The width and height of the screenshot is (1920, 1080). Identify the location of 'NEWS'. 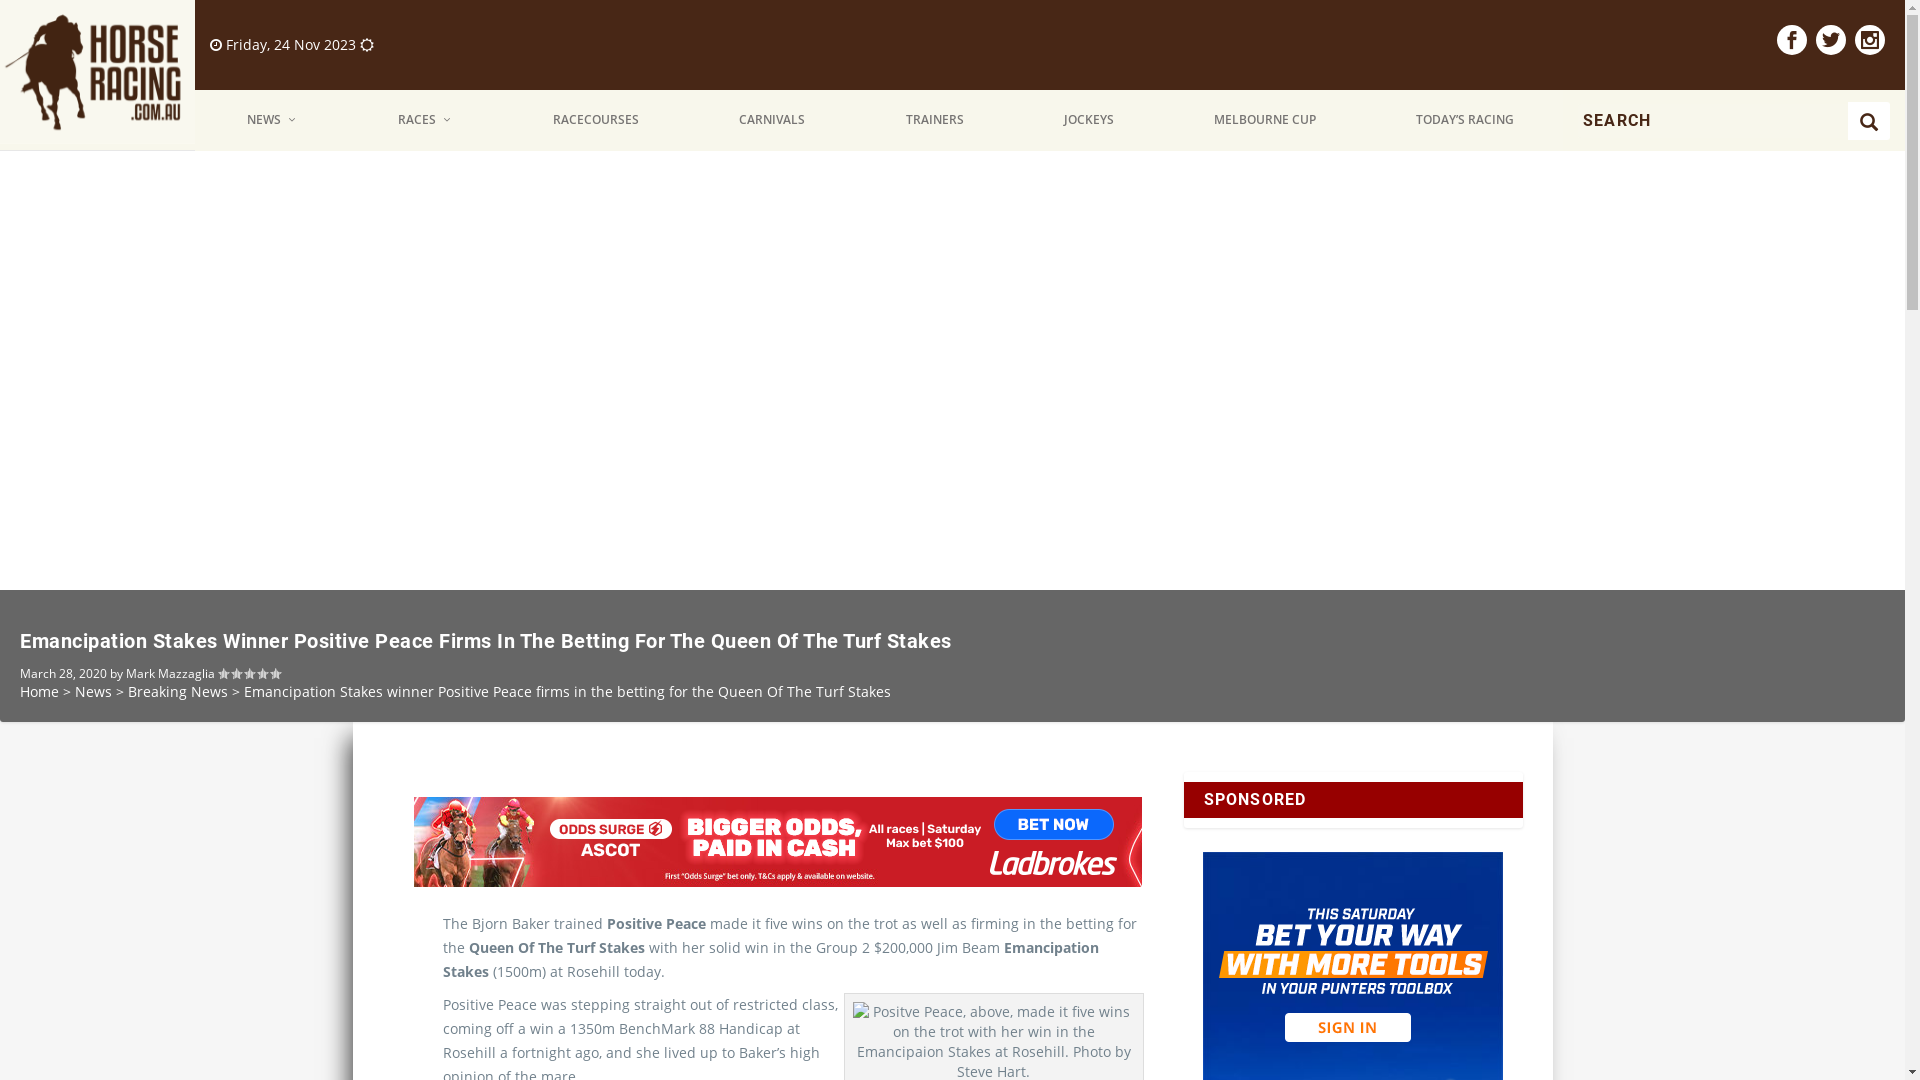
(272, 120).